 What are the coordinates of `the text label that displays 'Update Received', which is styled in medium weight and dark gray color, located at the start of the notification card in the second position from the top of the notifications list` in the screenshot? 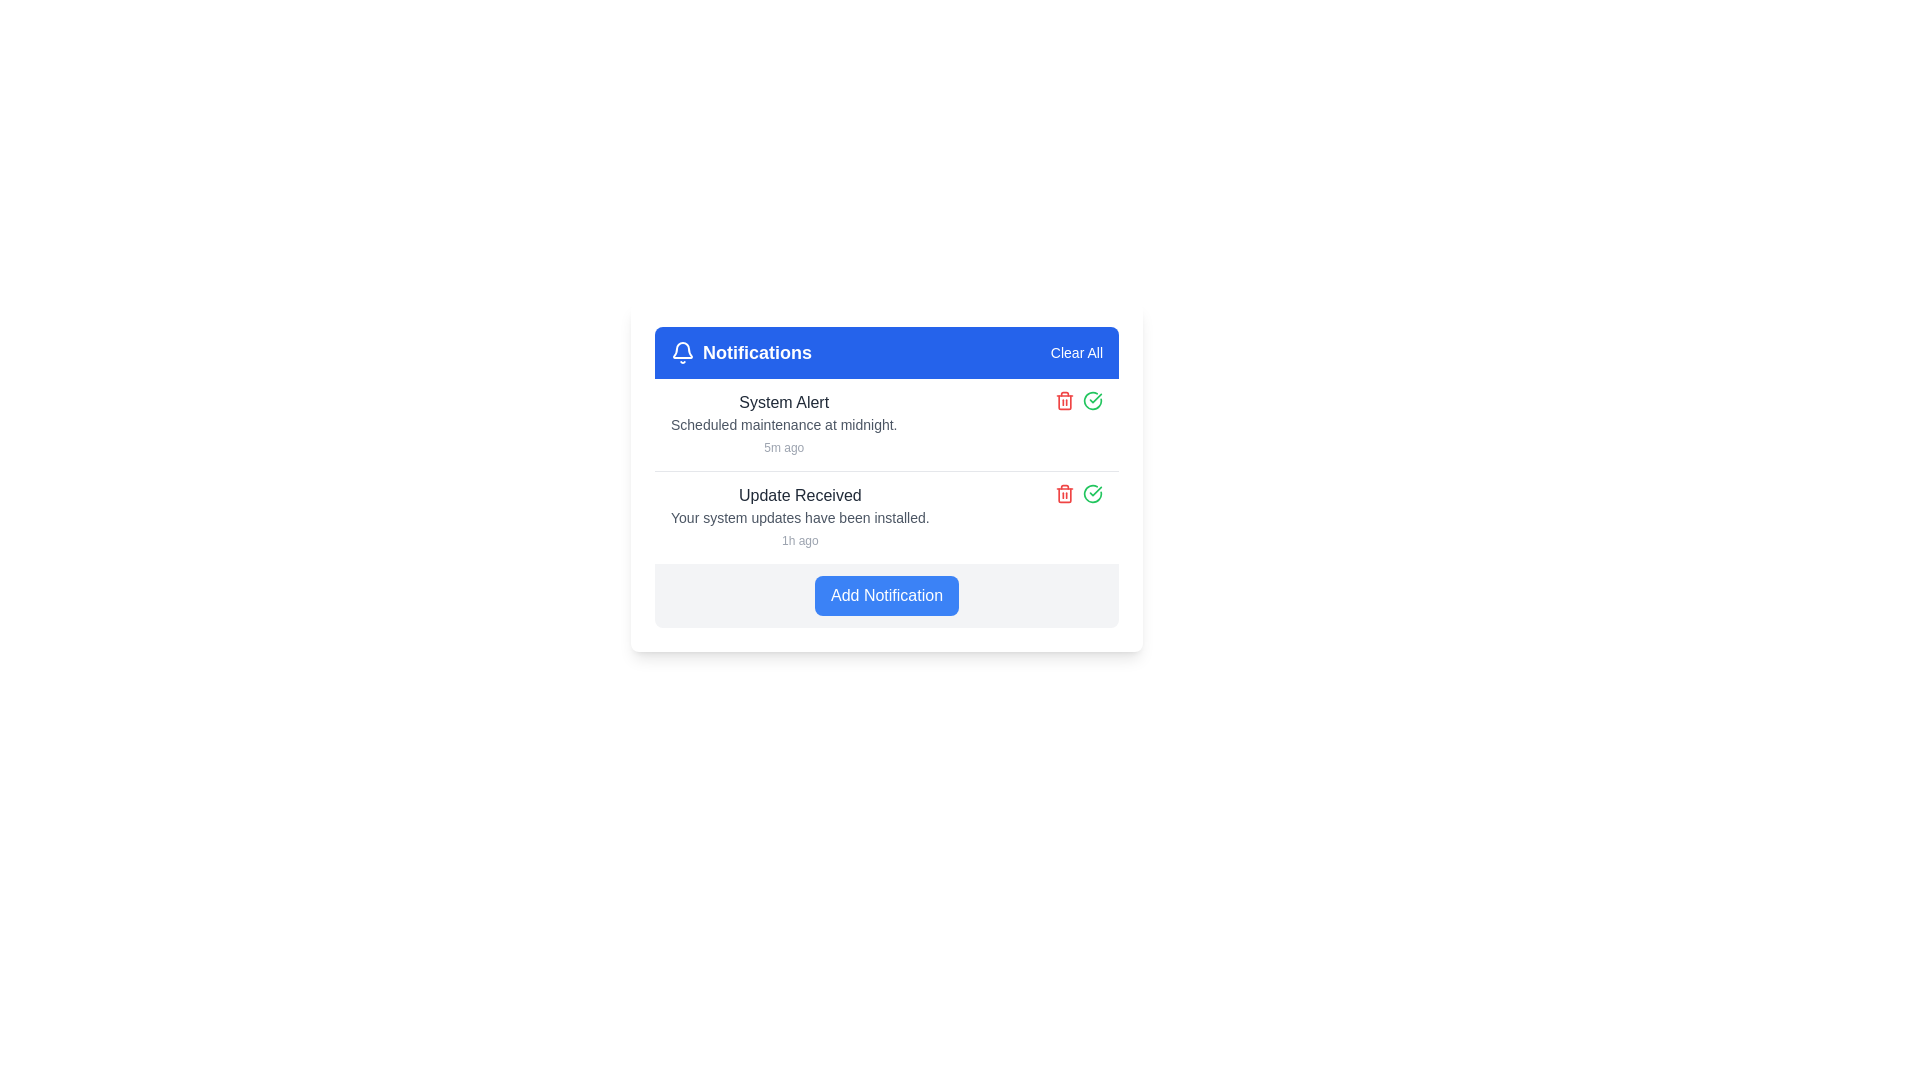 It's located at (800, 495).